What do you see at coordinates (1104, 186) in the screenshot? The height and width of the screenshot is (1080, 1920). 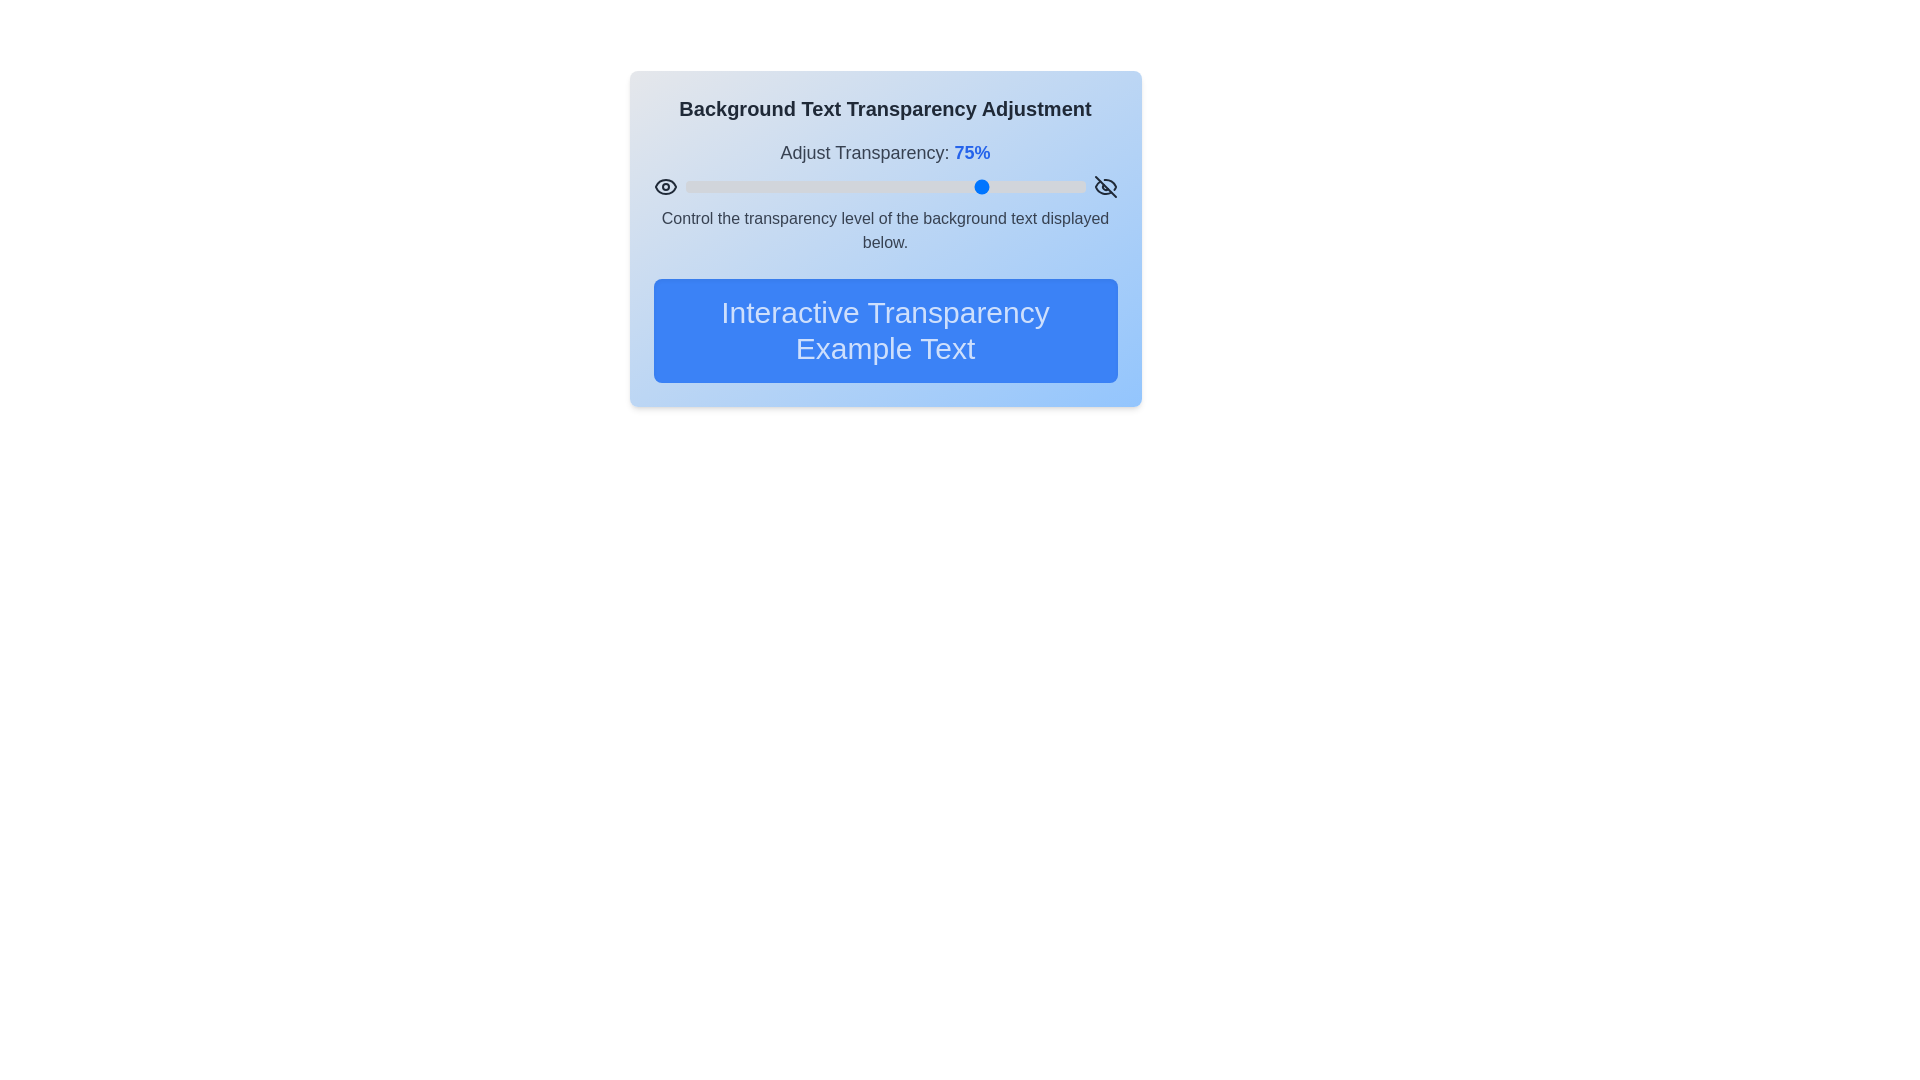 I see `the right eye icon` at bounding box center [1104, 186].